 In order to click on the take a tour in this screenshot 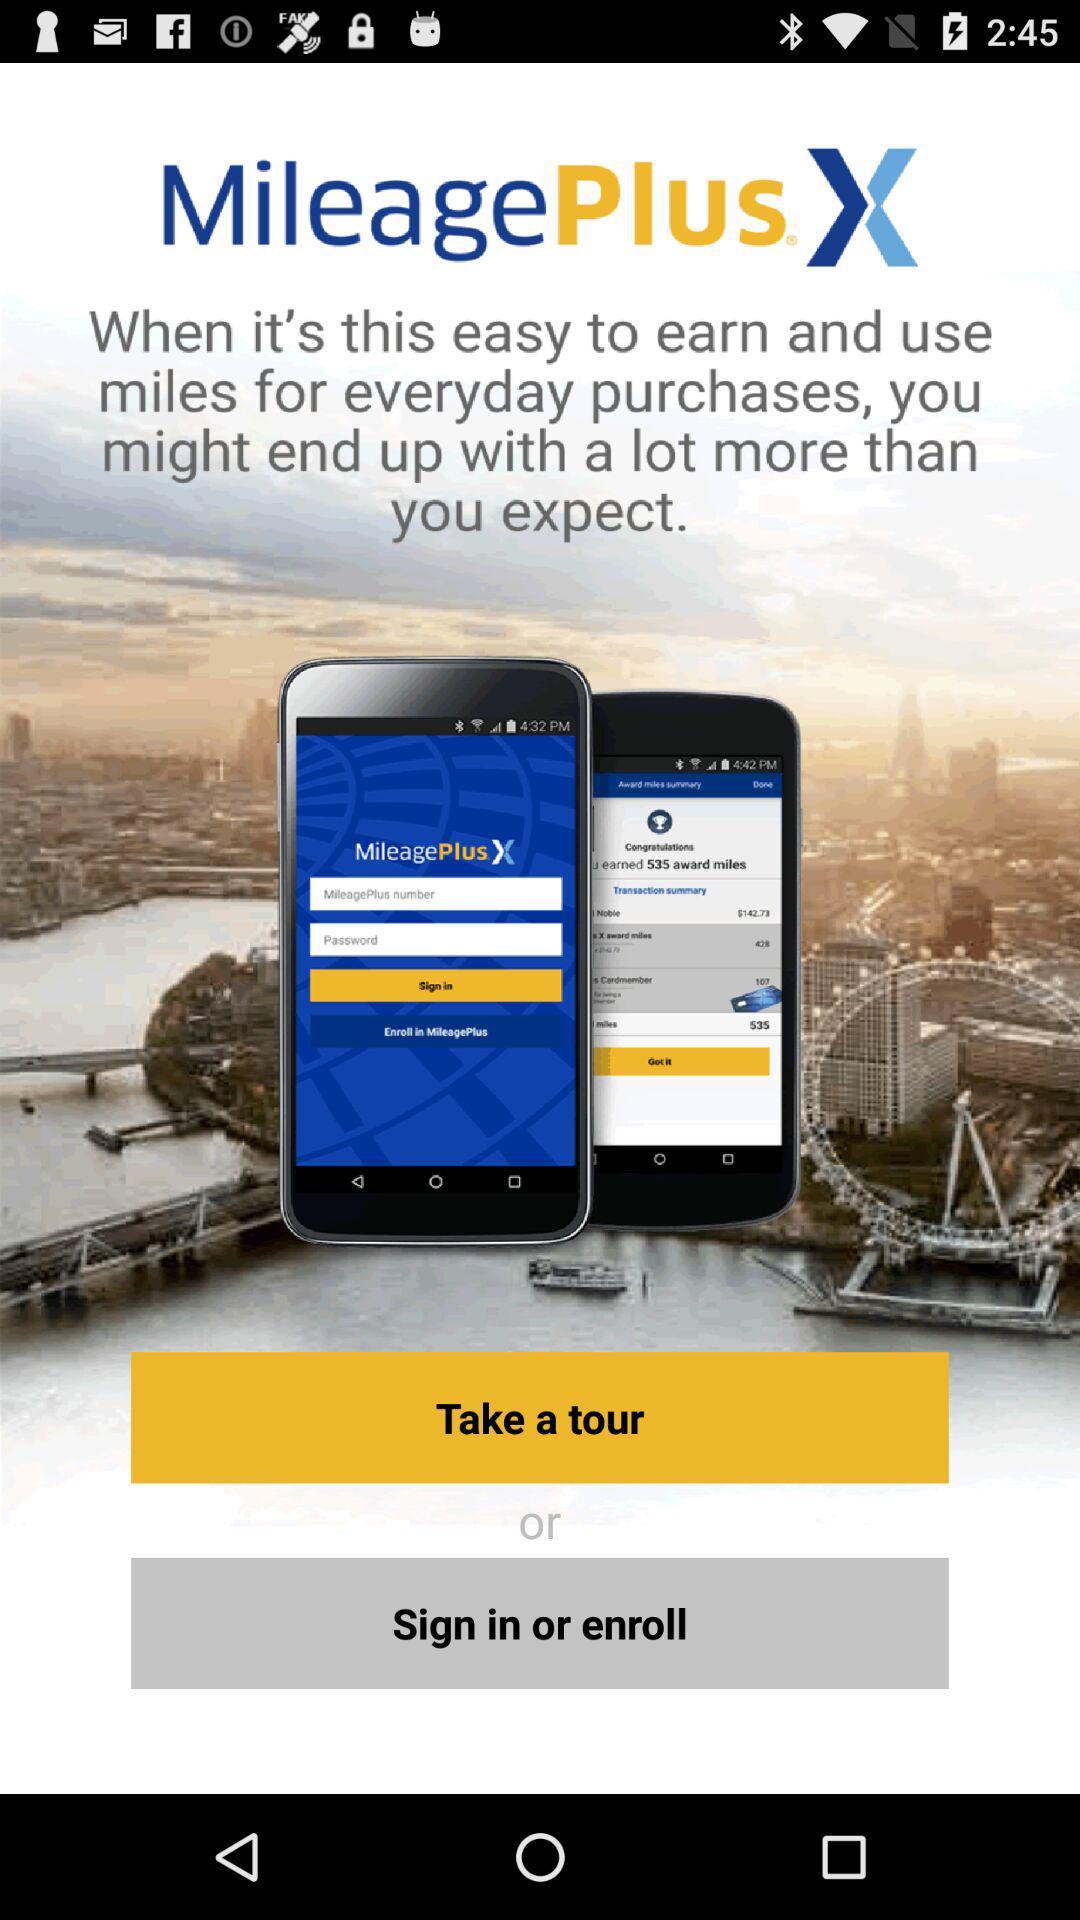, I will do `click(540, 1416)`.